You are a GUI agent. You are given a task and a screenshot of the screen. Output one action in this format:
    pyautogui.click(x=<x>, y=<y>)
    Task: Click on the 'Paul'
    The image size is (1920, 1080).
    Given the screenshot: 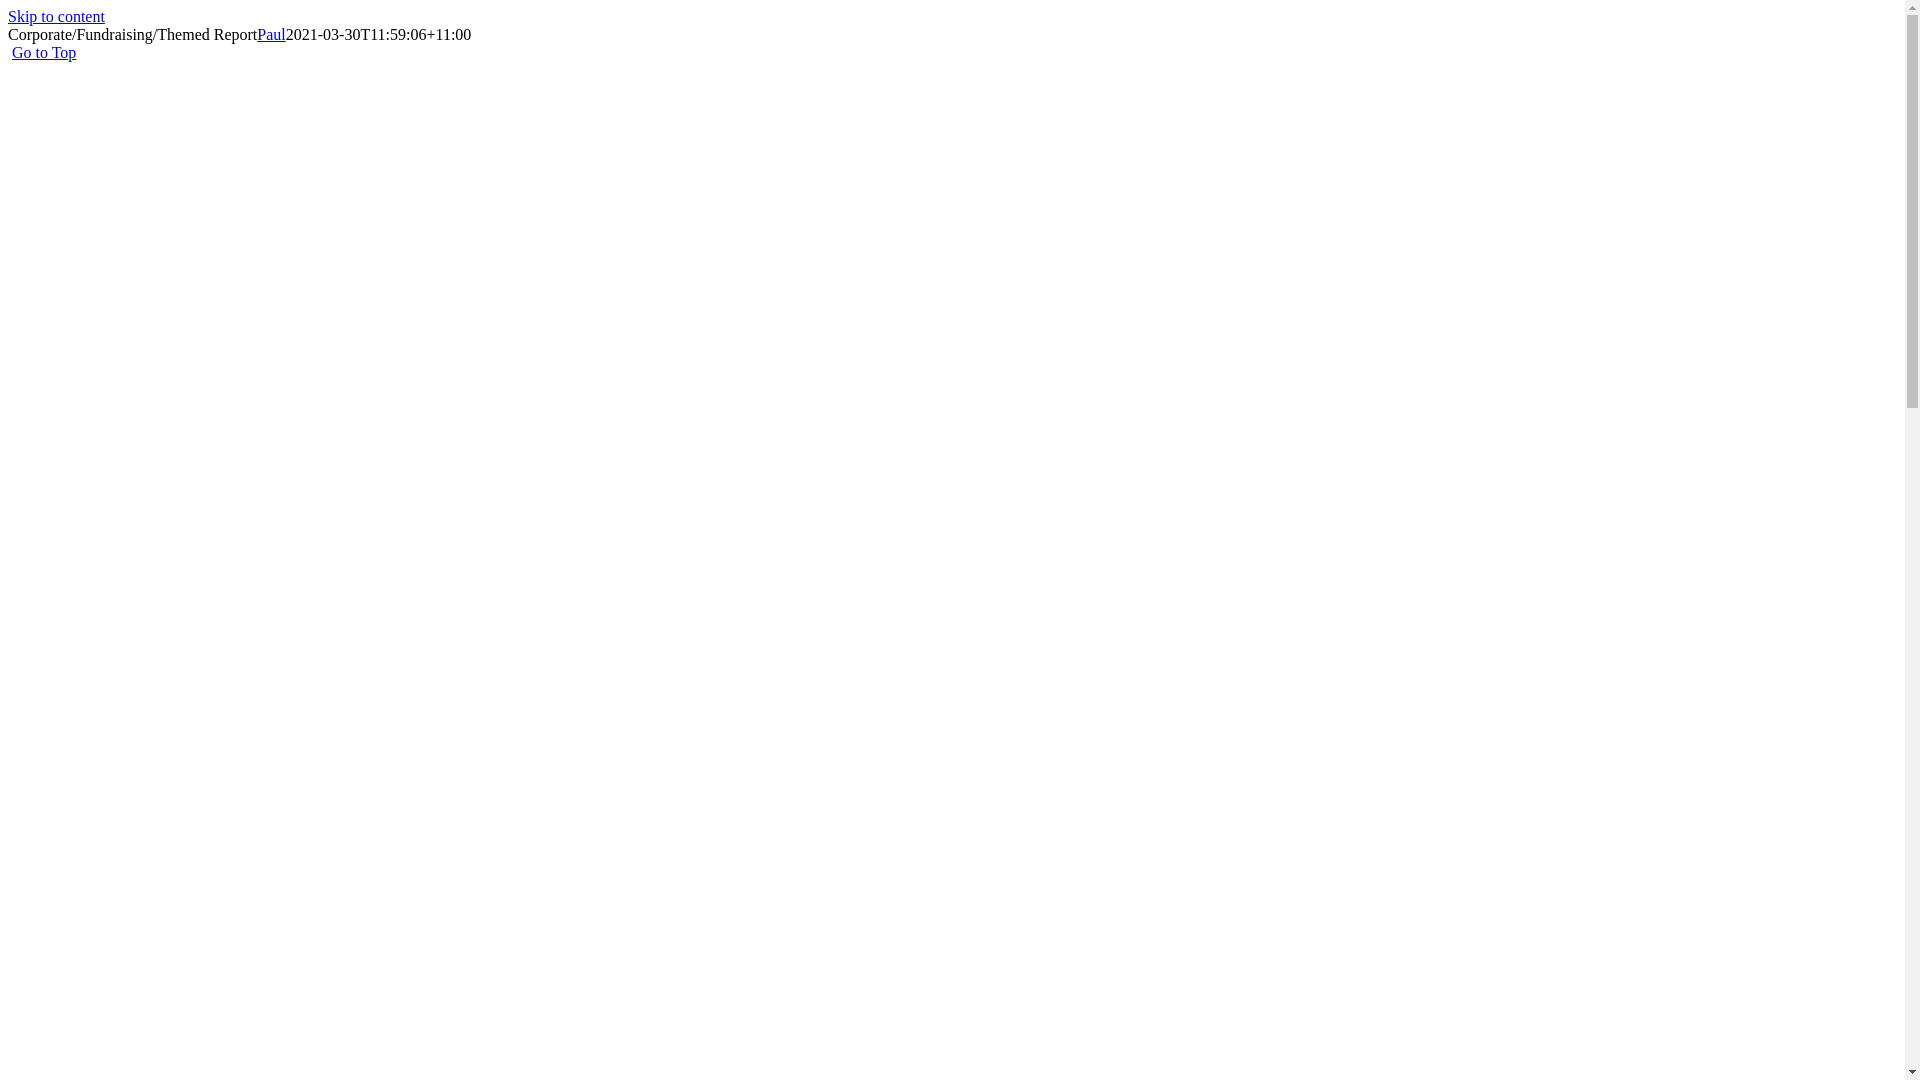 What is the action you would take?
    pyautogui.click(x=256, y=34)
    